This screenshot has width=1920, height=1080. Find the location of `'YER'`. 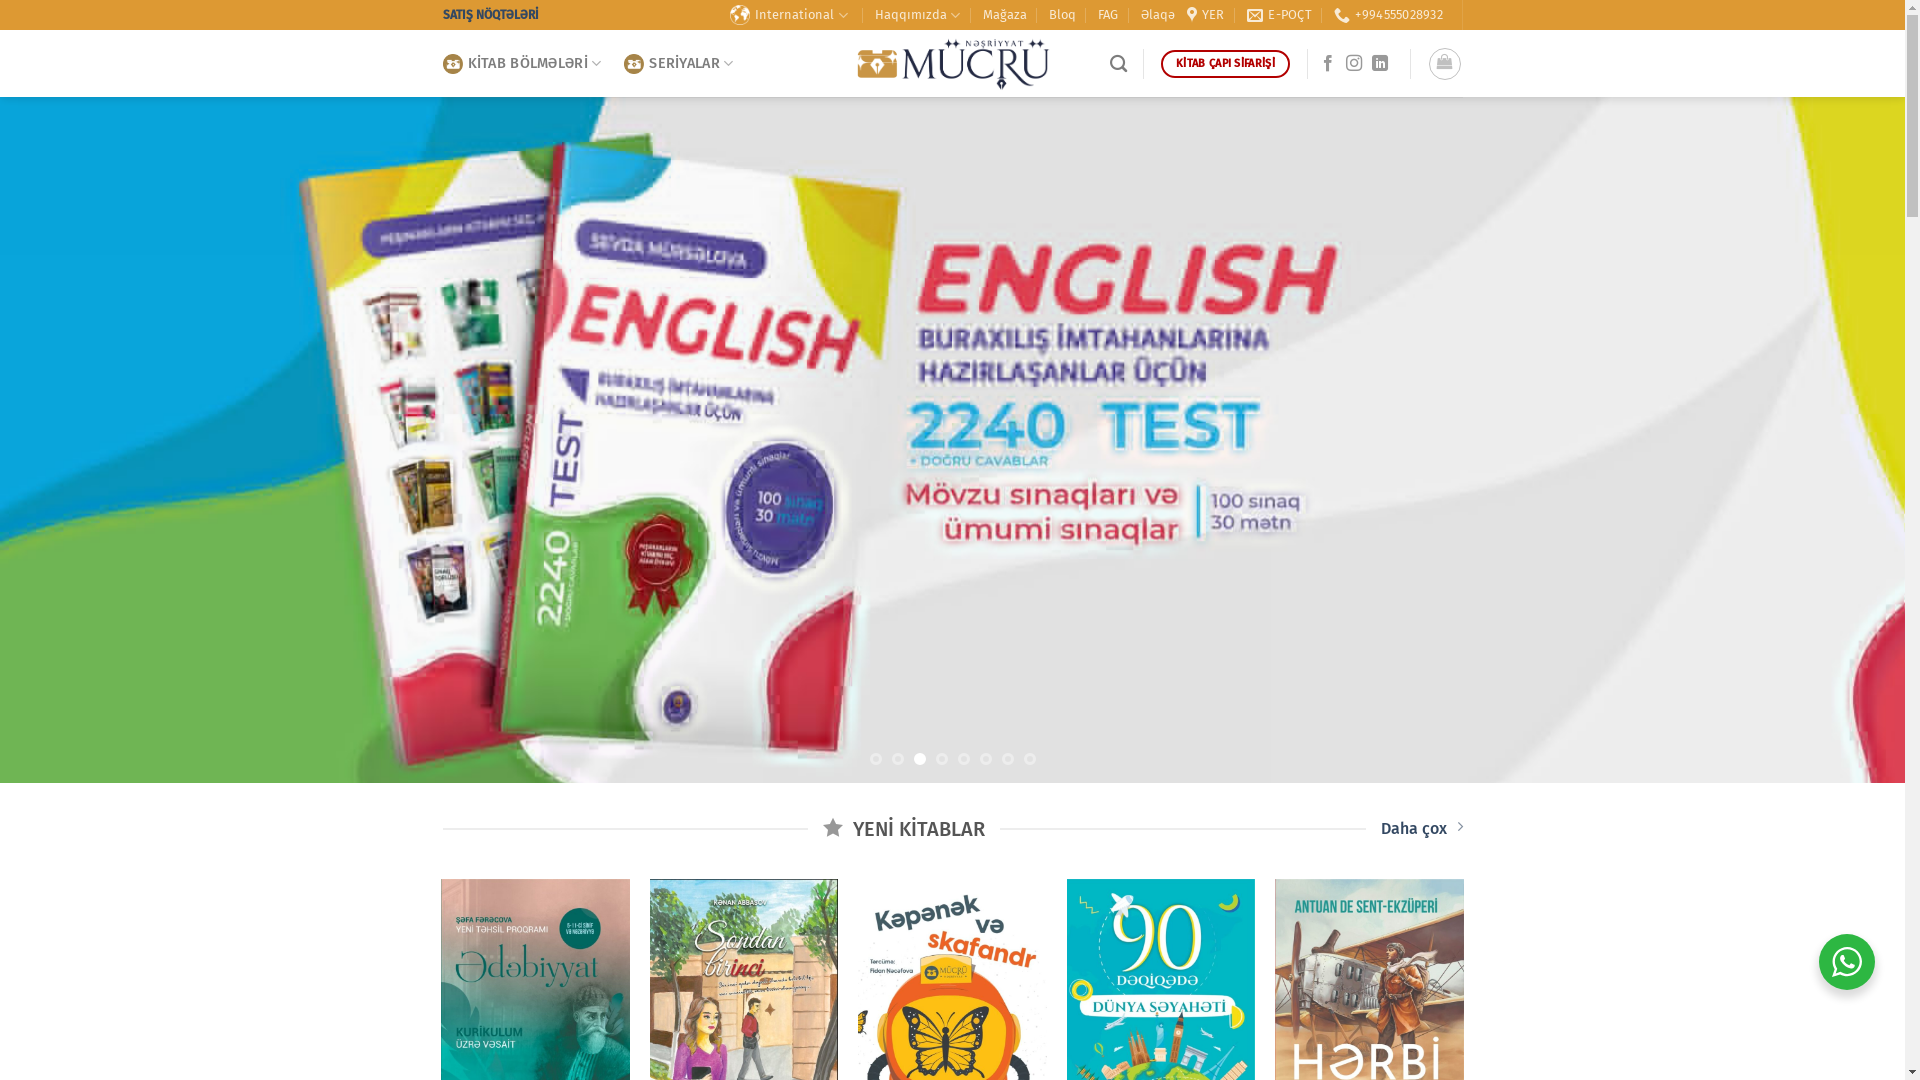

'YER' is located at coordinates (1186, 15).